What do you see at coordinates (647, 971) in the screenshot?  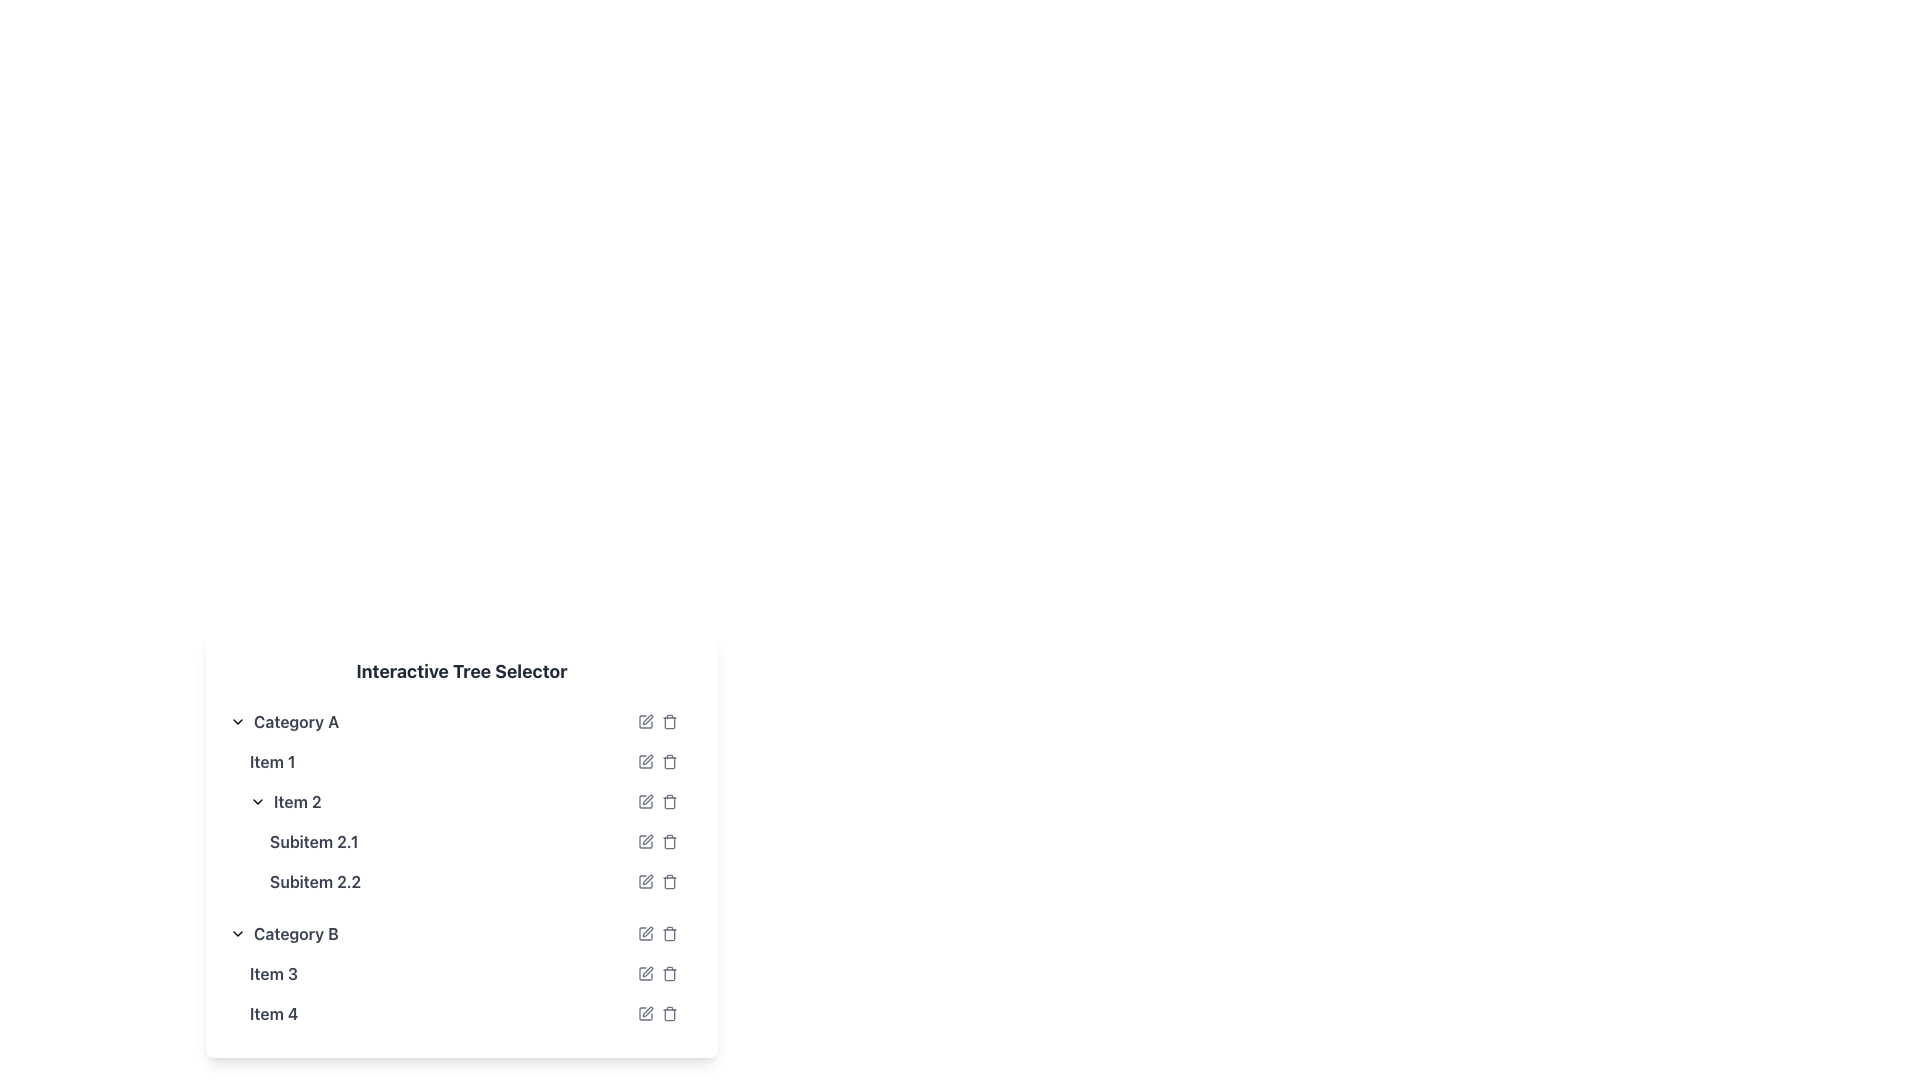 I see `the pen-like icon button located in the toolbar next to 'Item 3' in 'Category B', which is styled in grayish blue and is the second action icon from the left` at bounding box center [647, 971].